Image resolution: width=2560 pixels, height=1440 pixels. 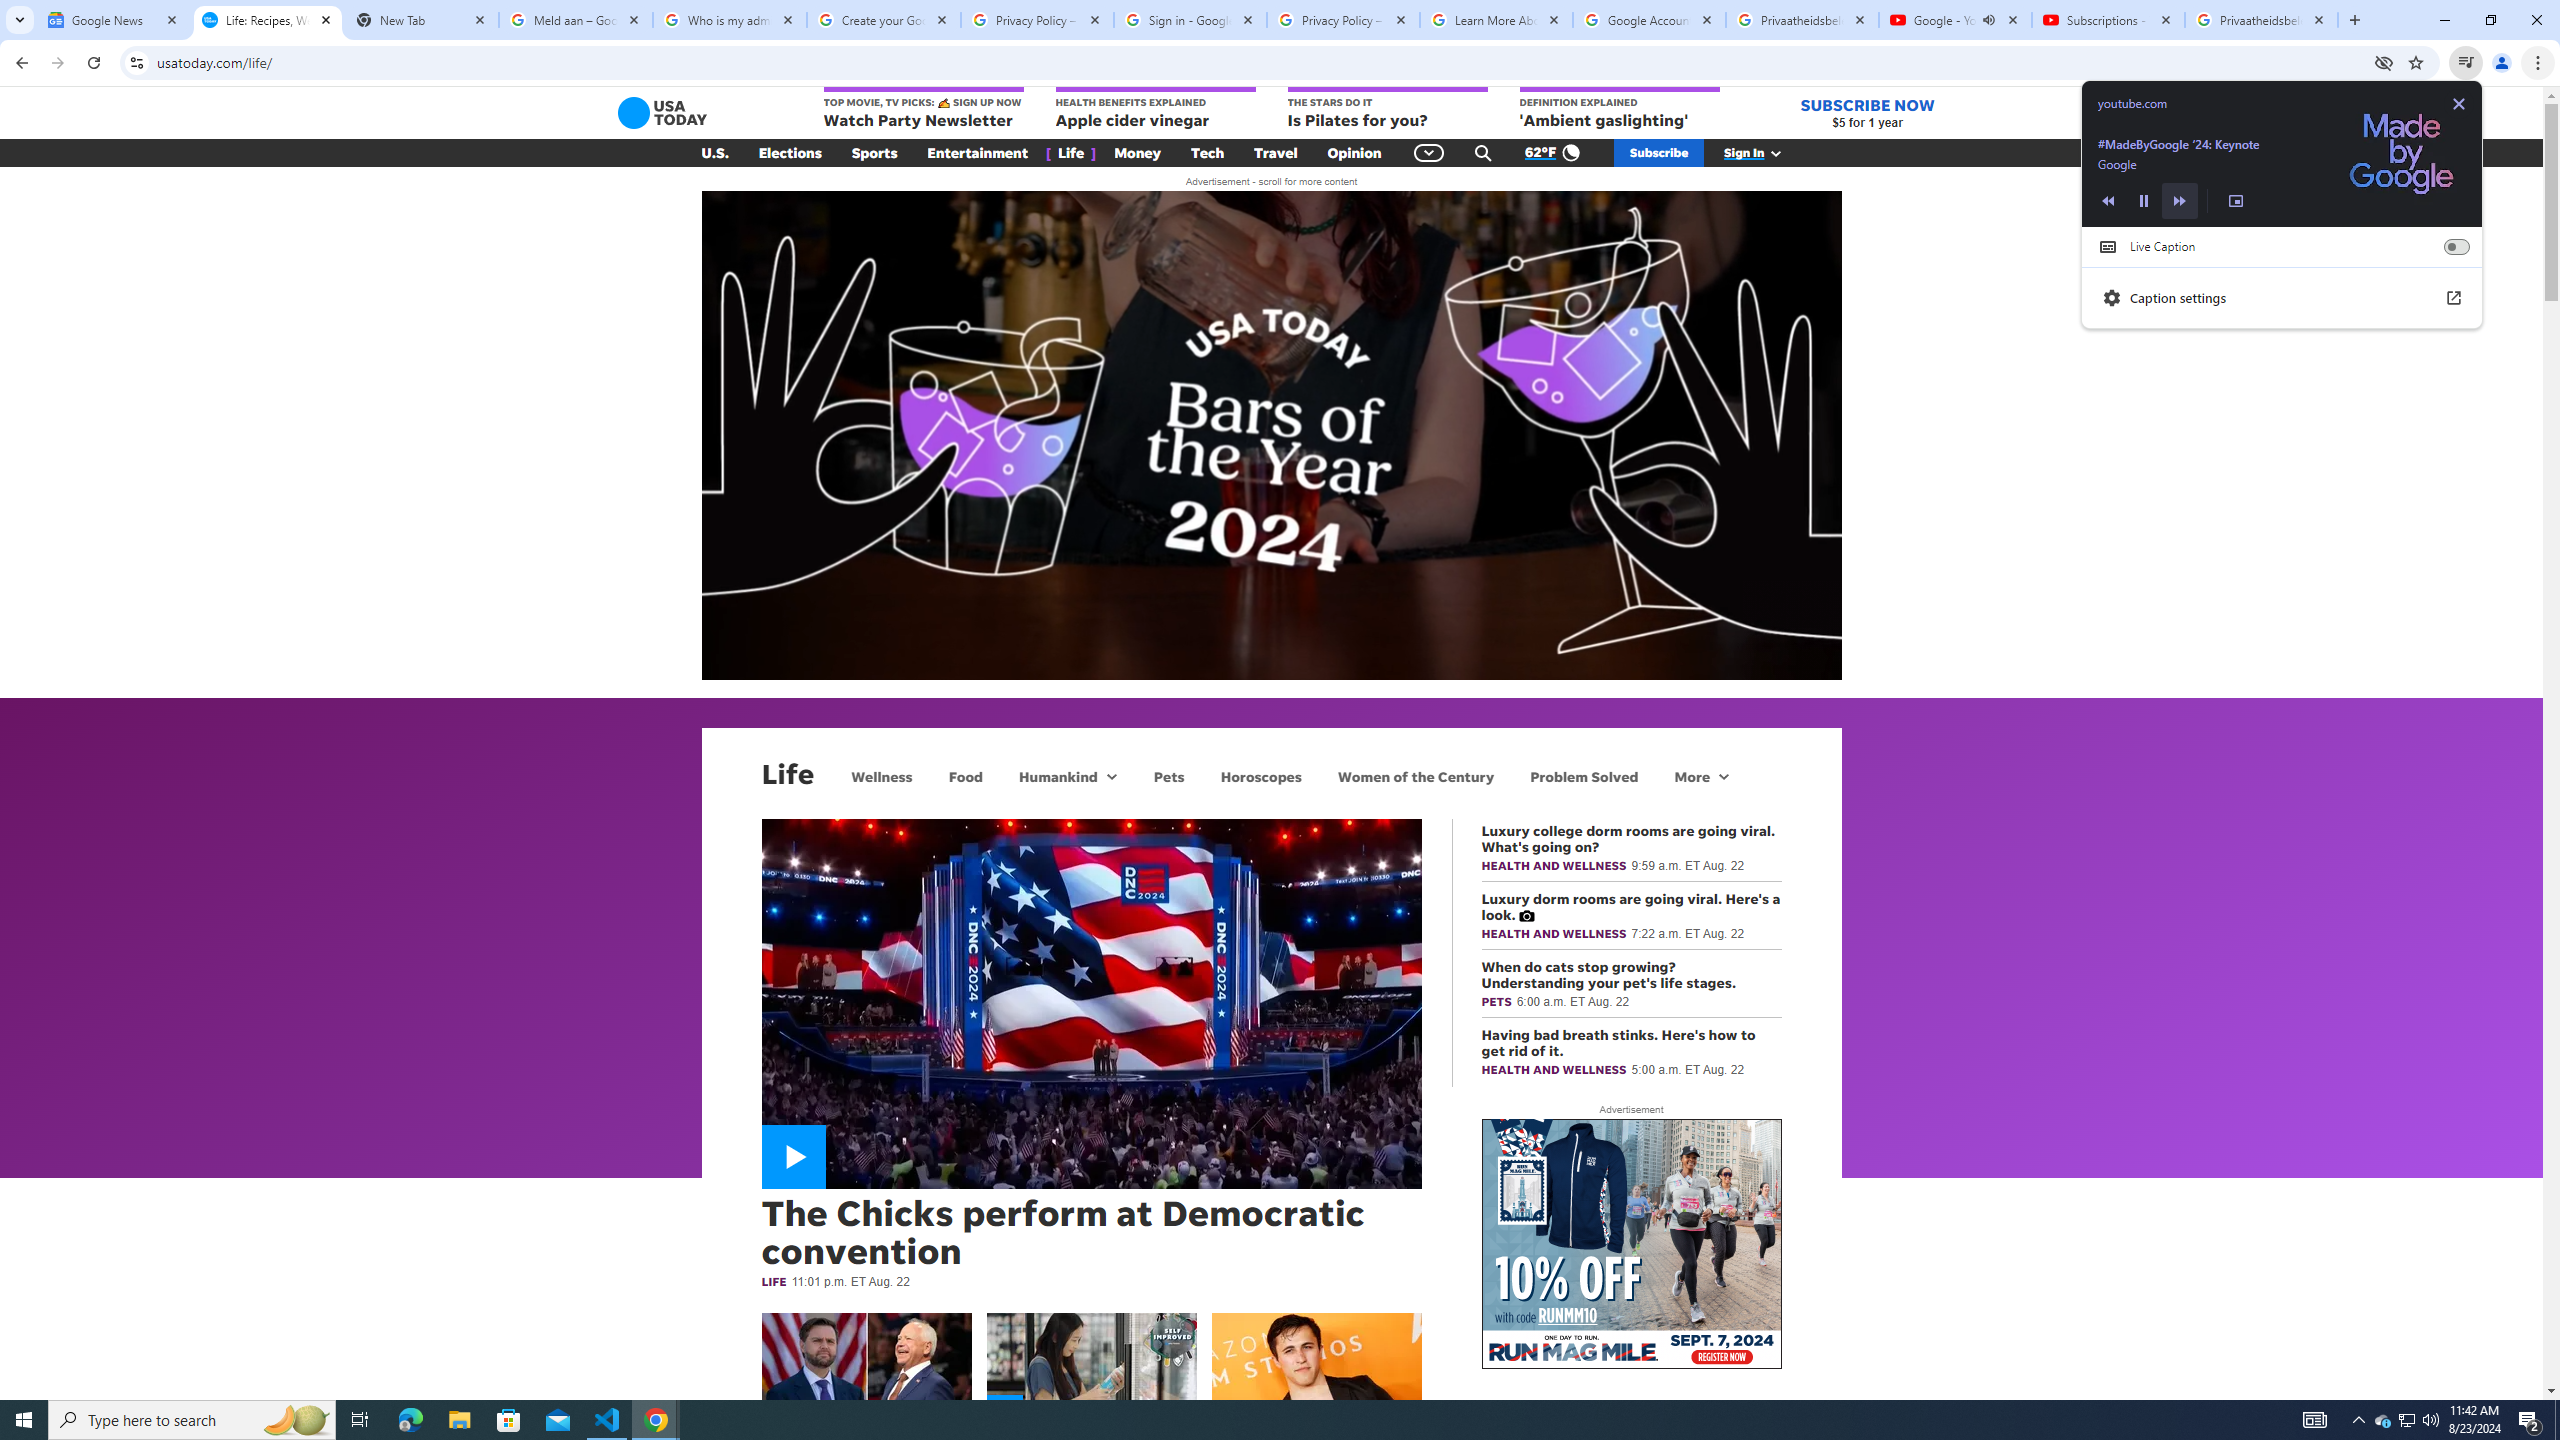 What do you see at coordinates (663, 112) in the screenshot?
I see `'USA TODAY'` at bounding box center [663, 112].